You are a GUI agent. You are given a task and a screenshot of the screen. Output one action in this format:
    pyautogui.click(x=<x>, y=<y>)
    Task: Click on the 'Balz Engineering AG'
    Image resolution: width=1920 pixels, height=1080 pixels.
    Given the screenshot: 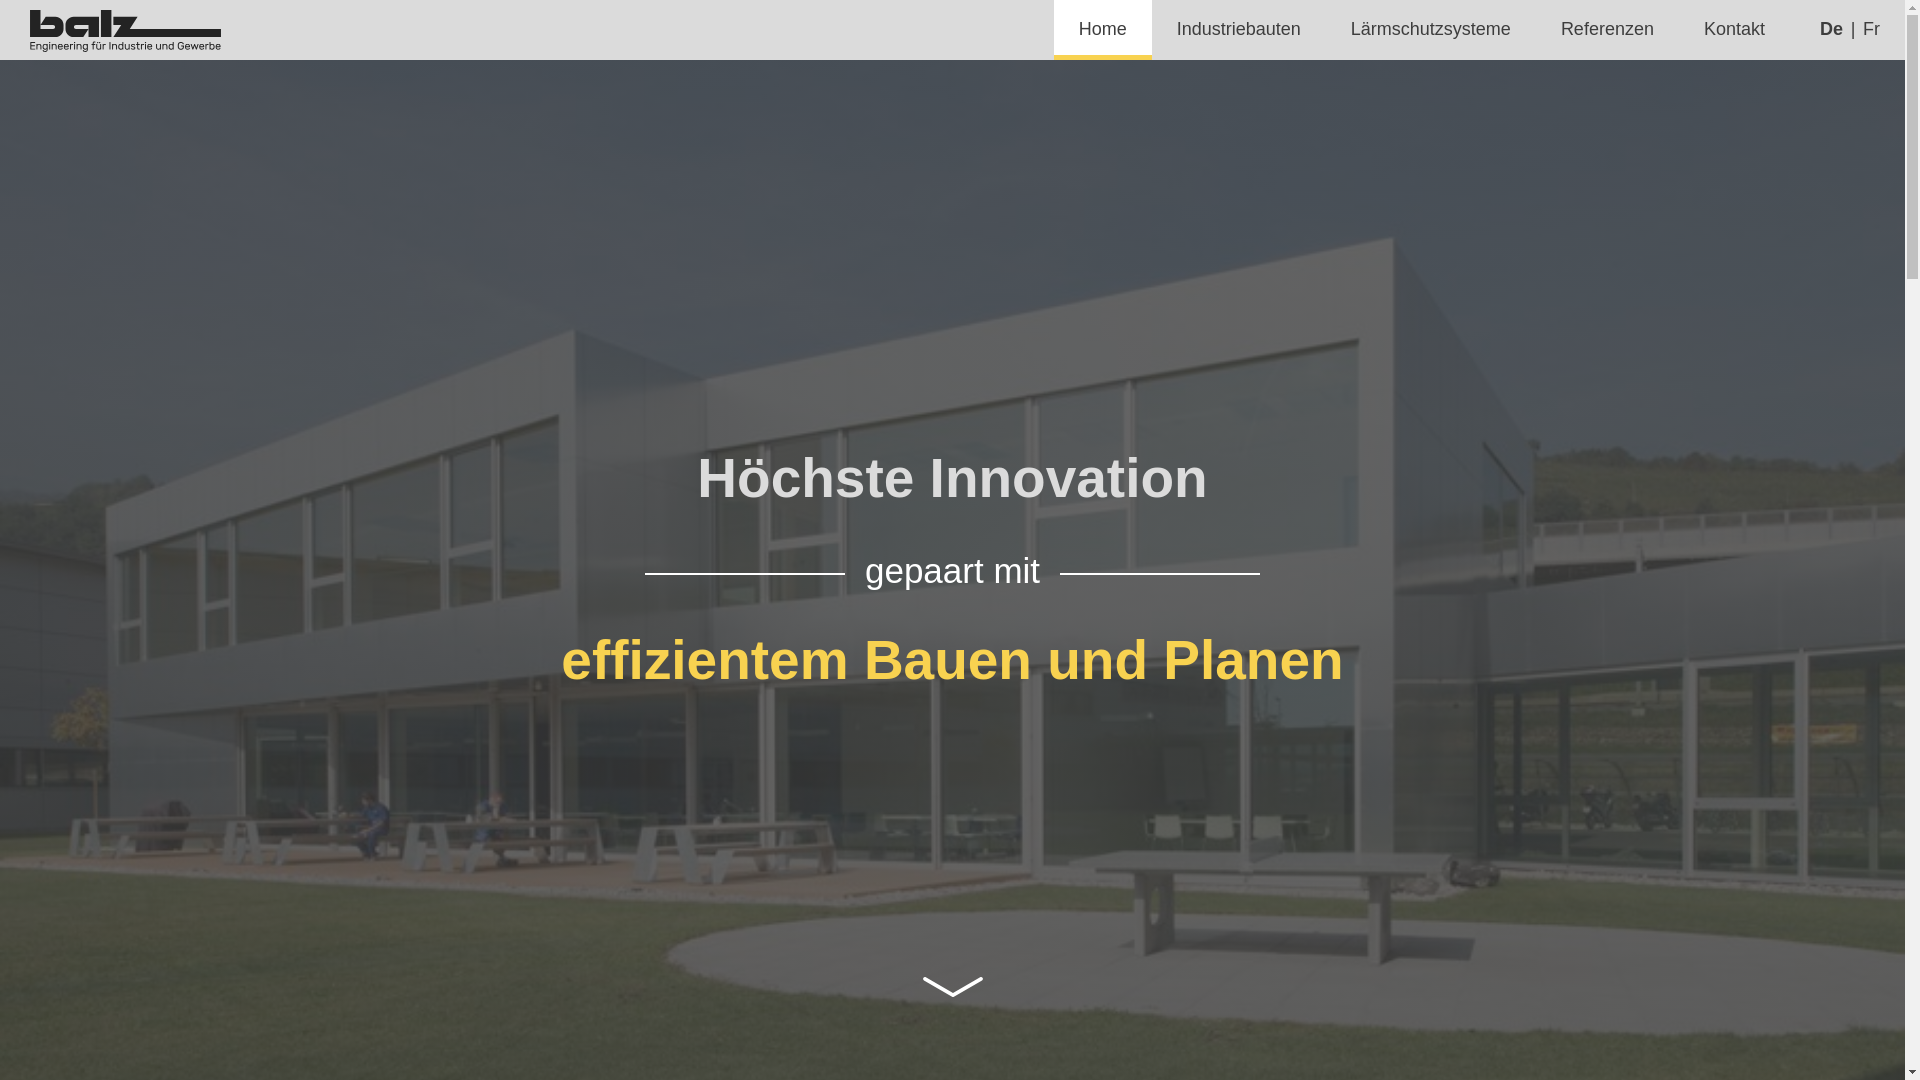 What is the action you would take?
    pyautogui.click(x=124, y=30)
    